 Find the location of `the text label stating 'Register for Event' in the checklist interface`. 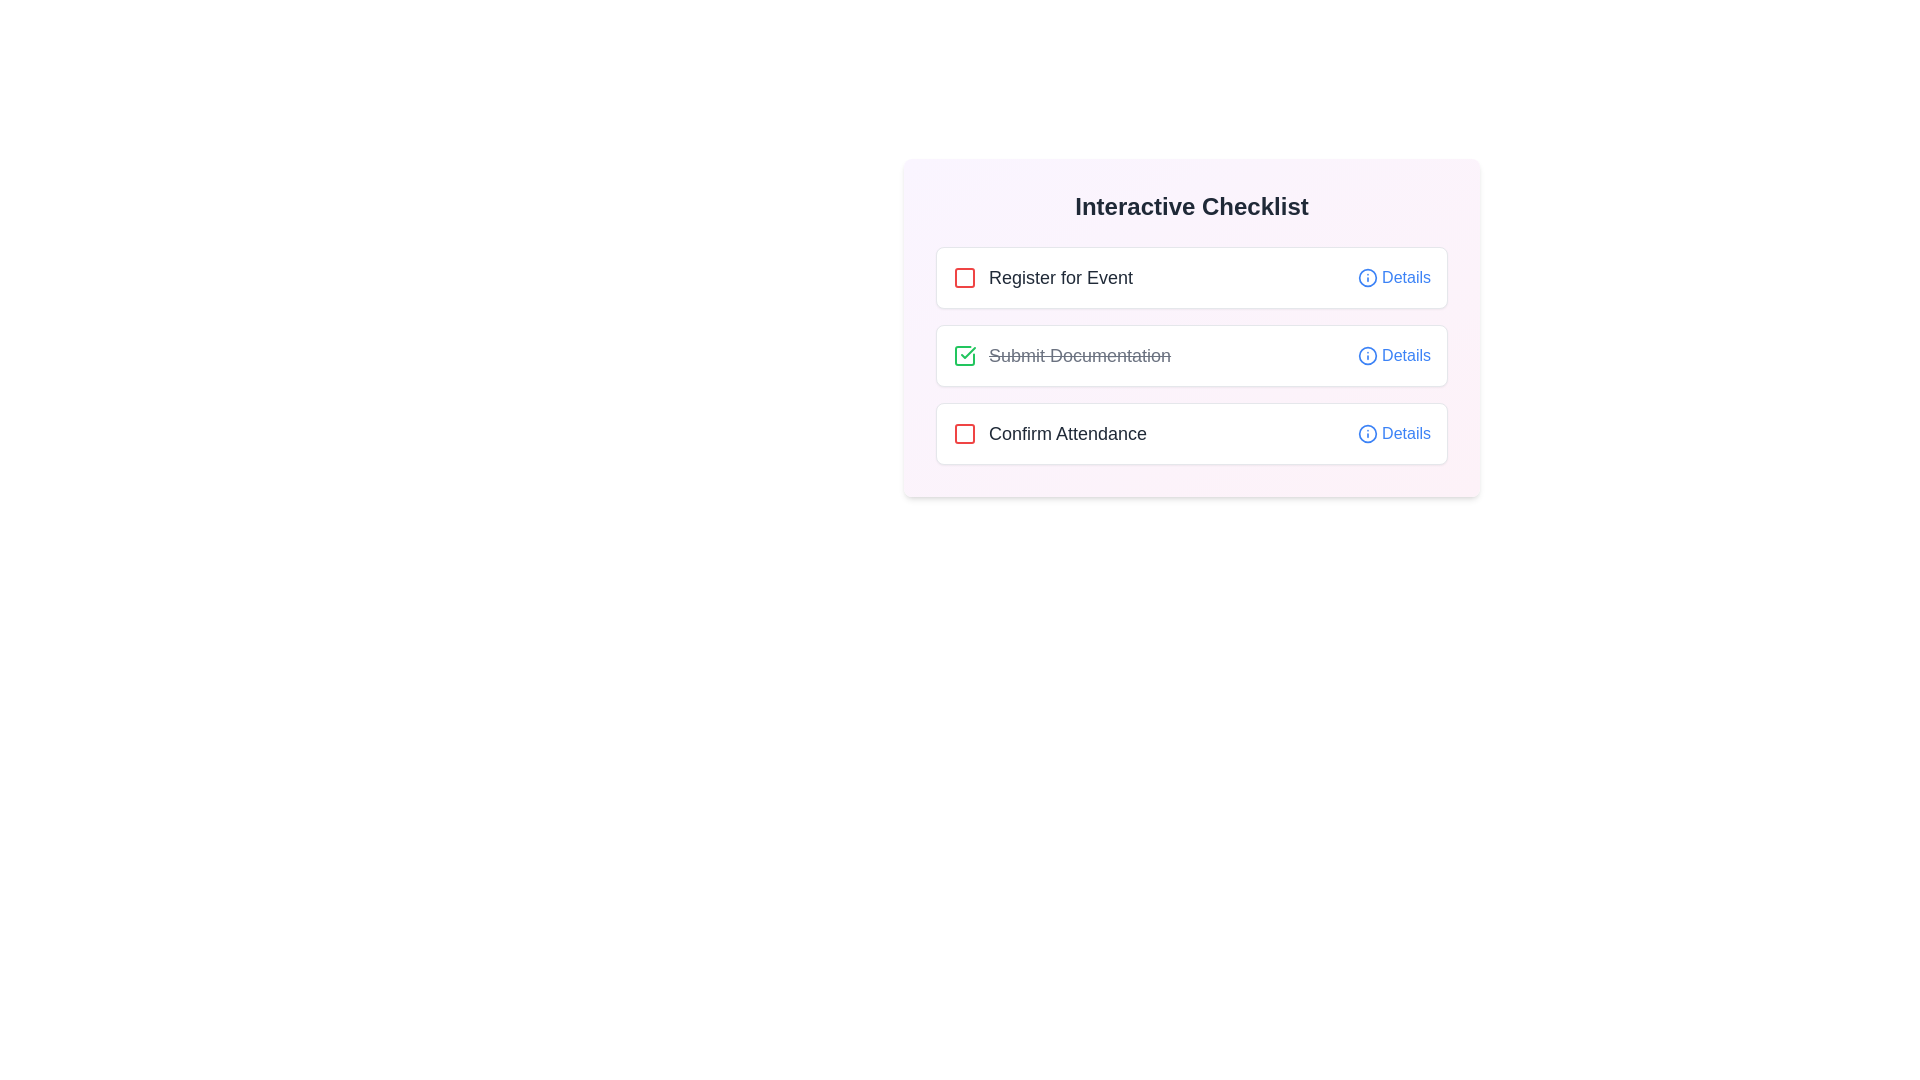

the text label stating 'Register for Event' in the checklist interface is located at coordinates (1059, 277).